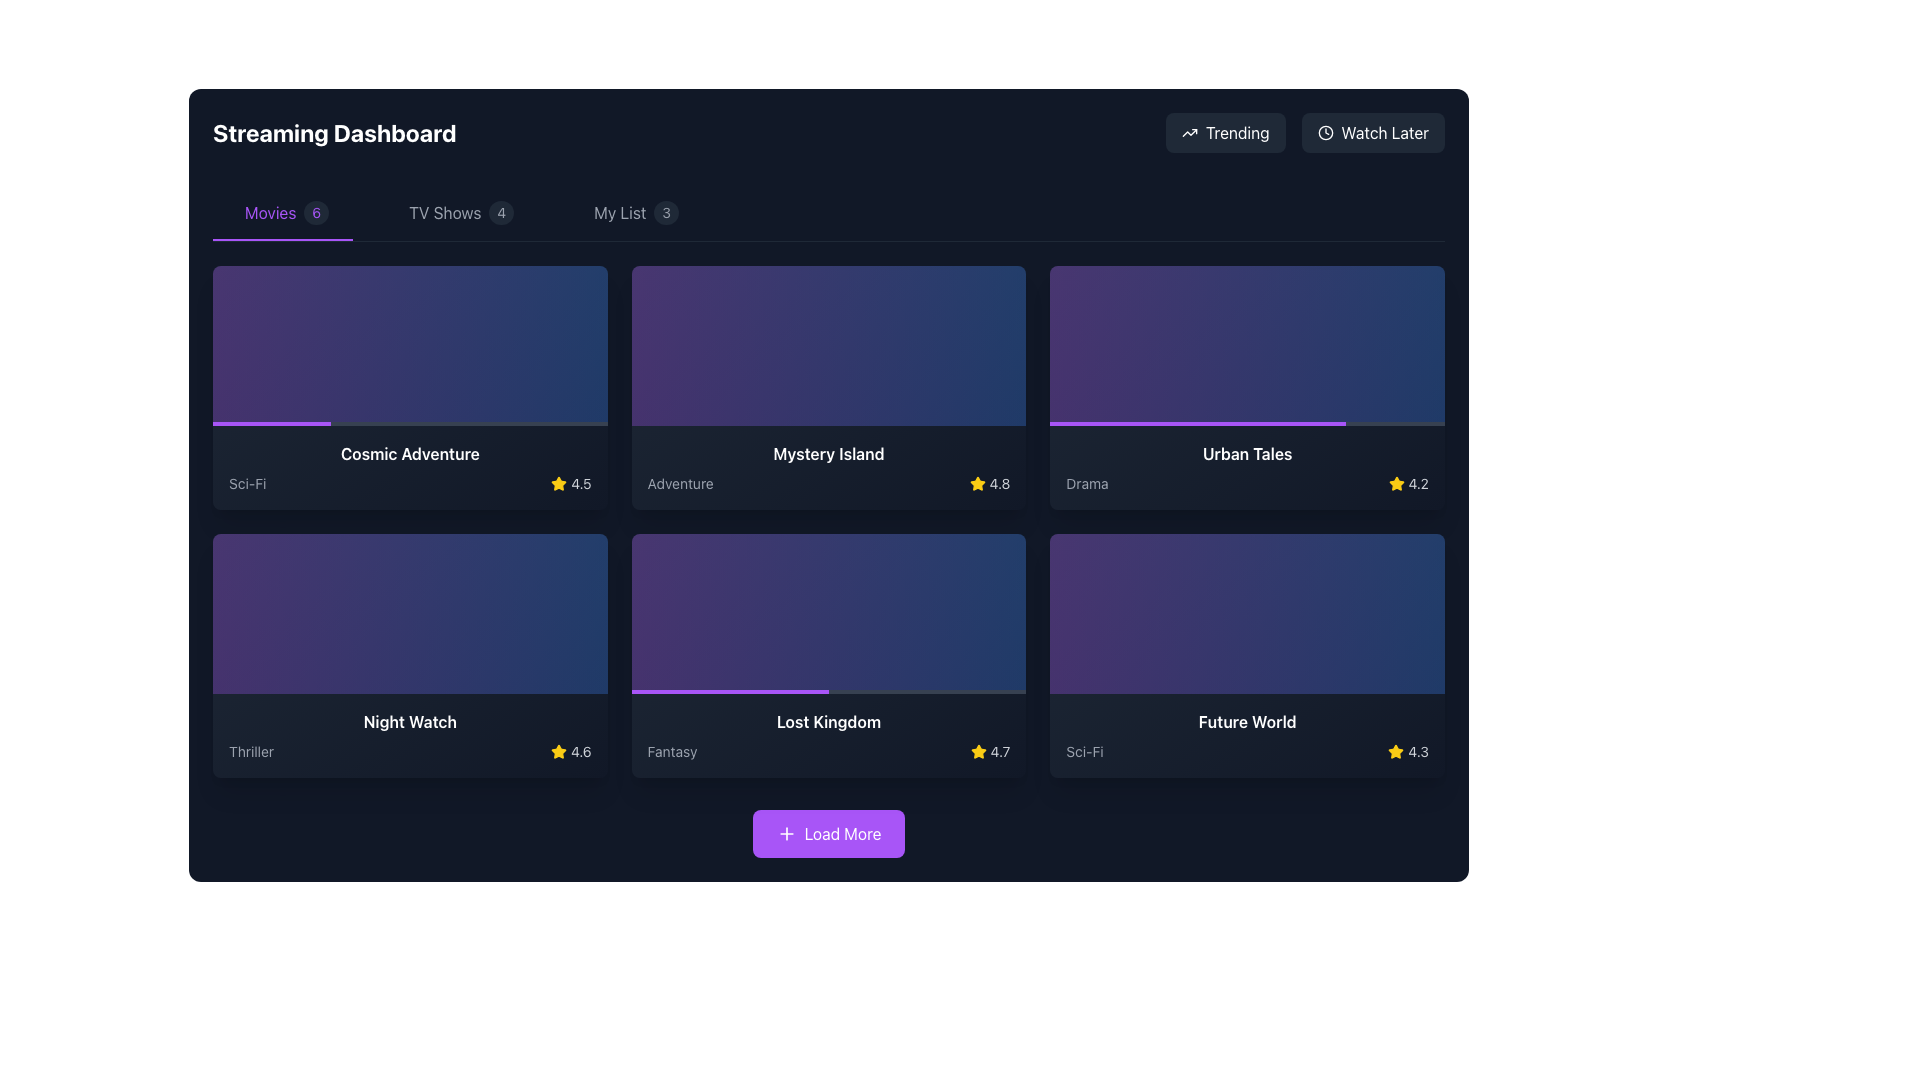  I want to click on the 'TV Shows' tab in the navigation menu, so click(444, 212).